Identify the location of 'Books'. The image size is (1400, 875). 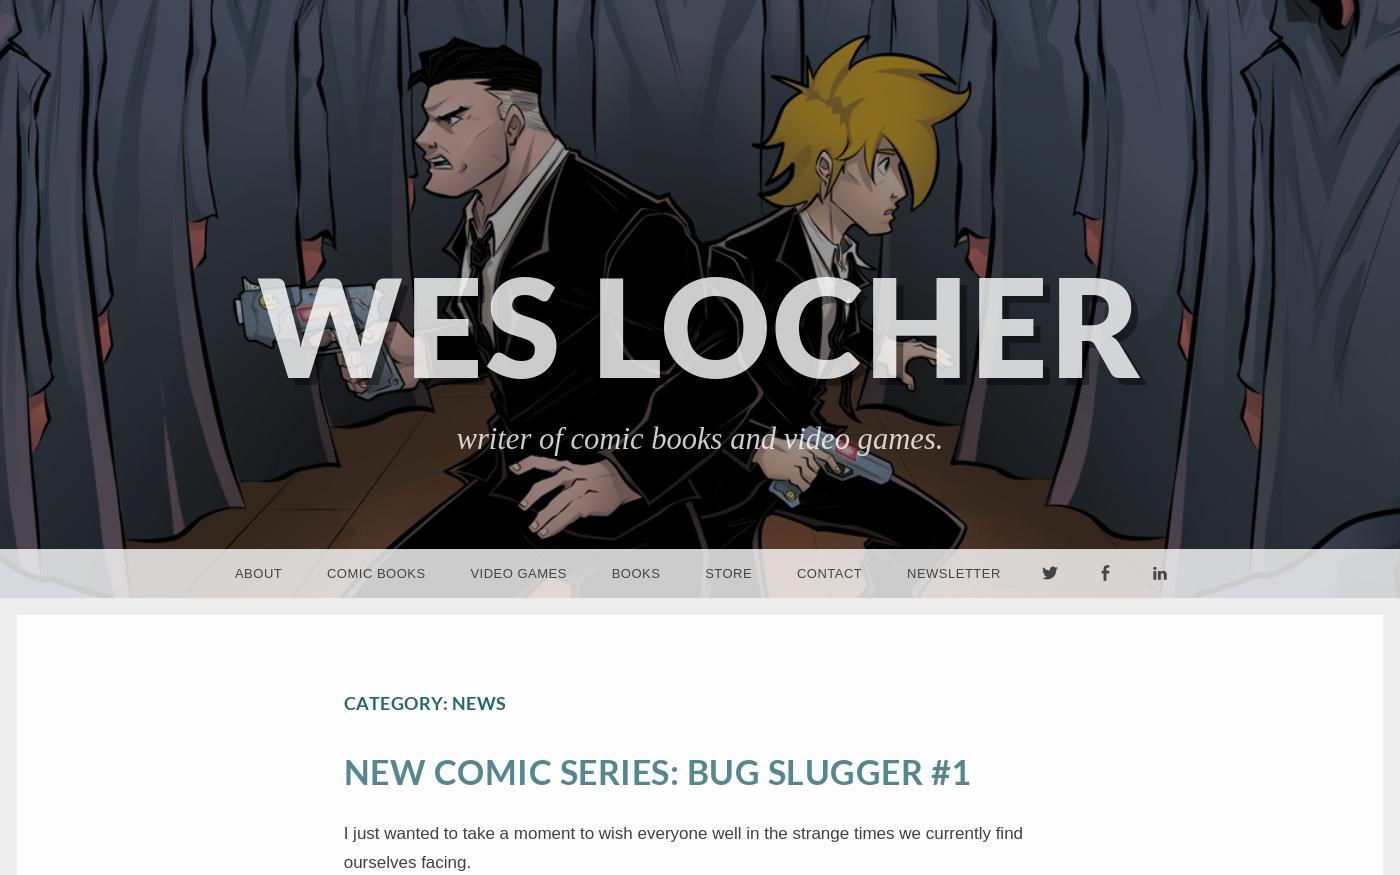
(635, 573).